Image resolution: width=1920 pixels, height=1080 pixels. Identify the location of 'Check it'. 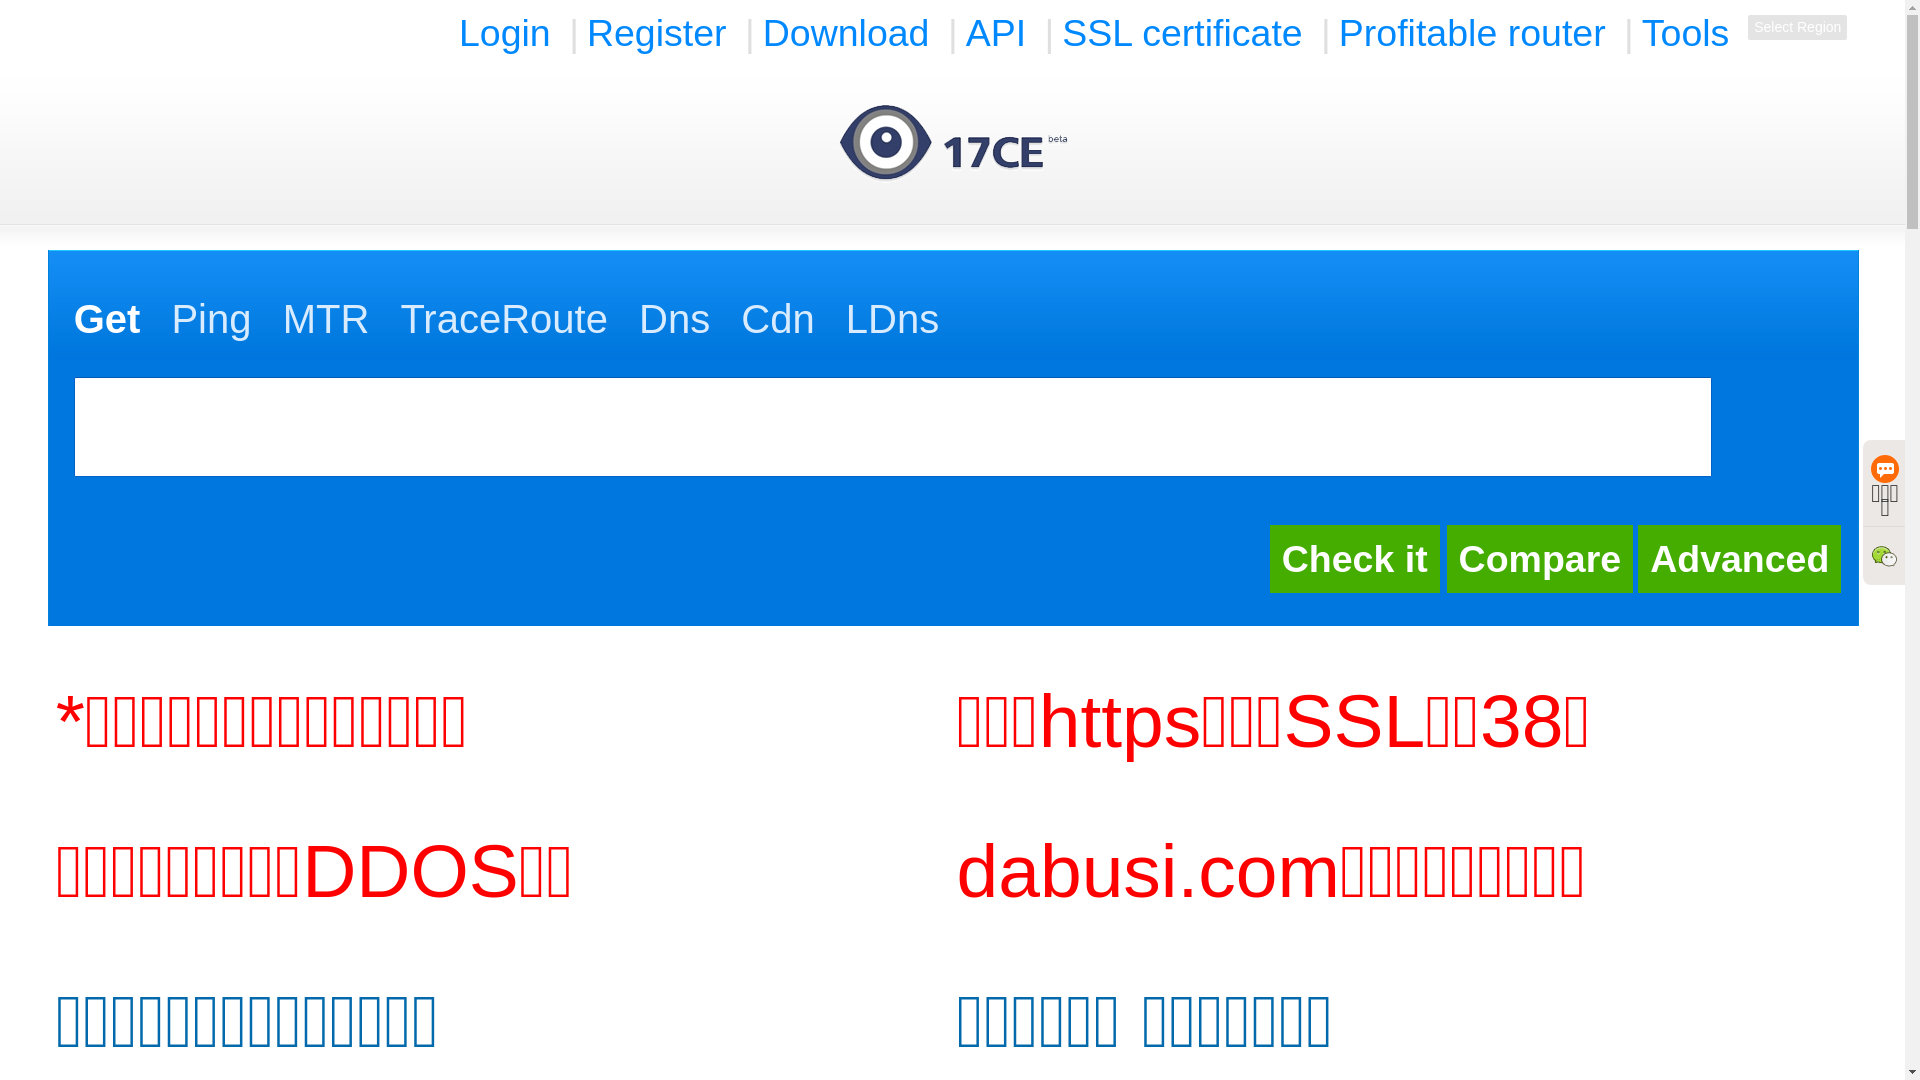
(1269, 559).